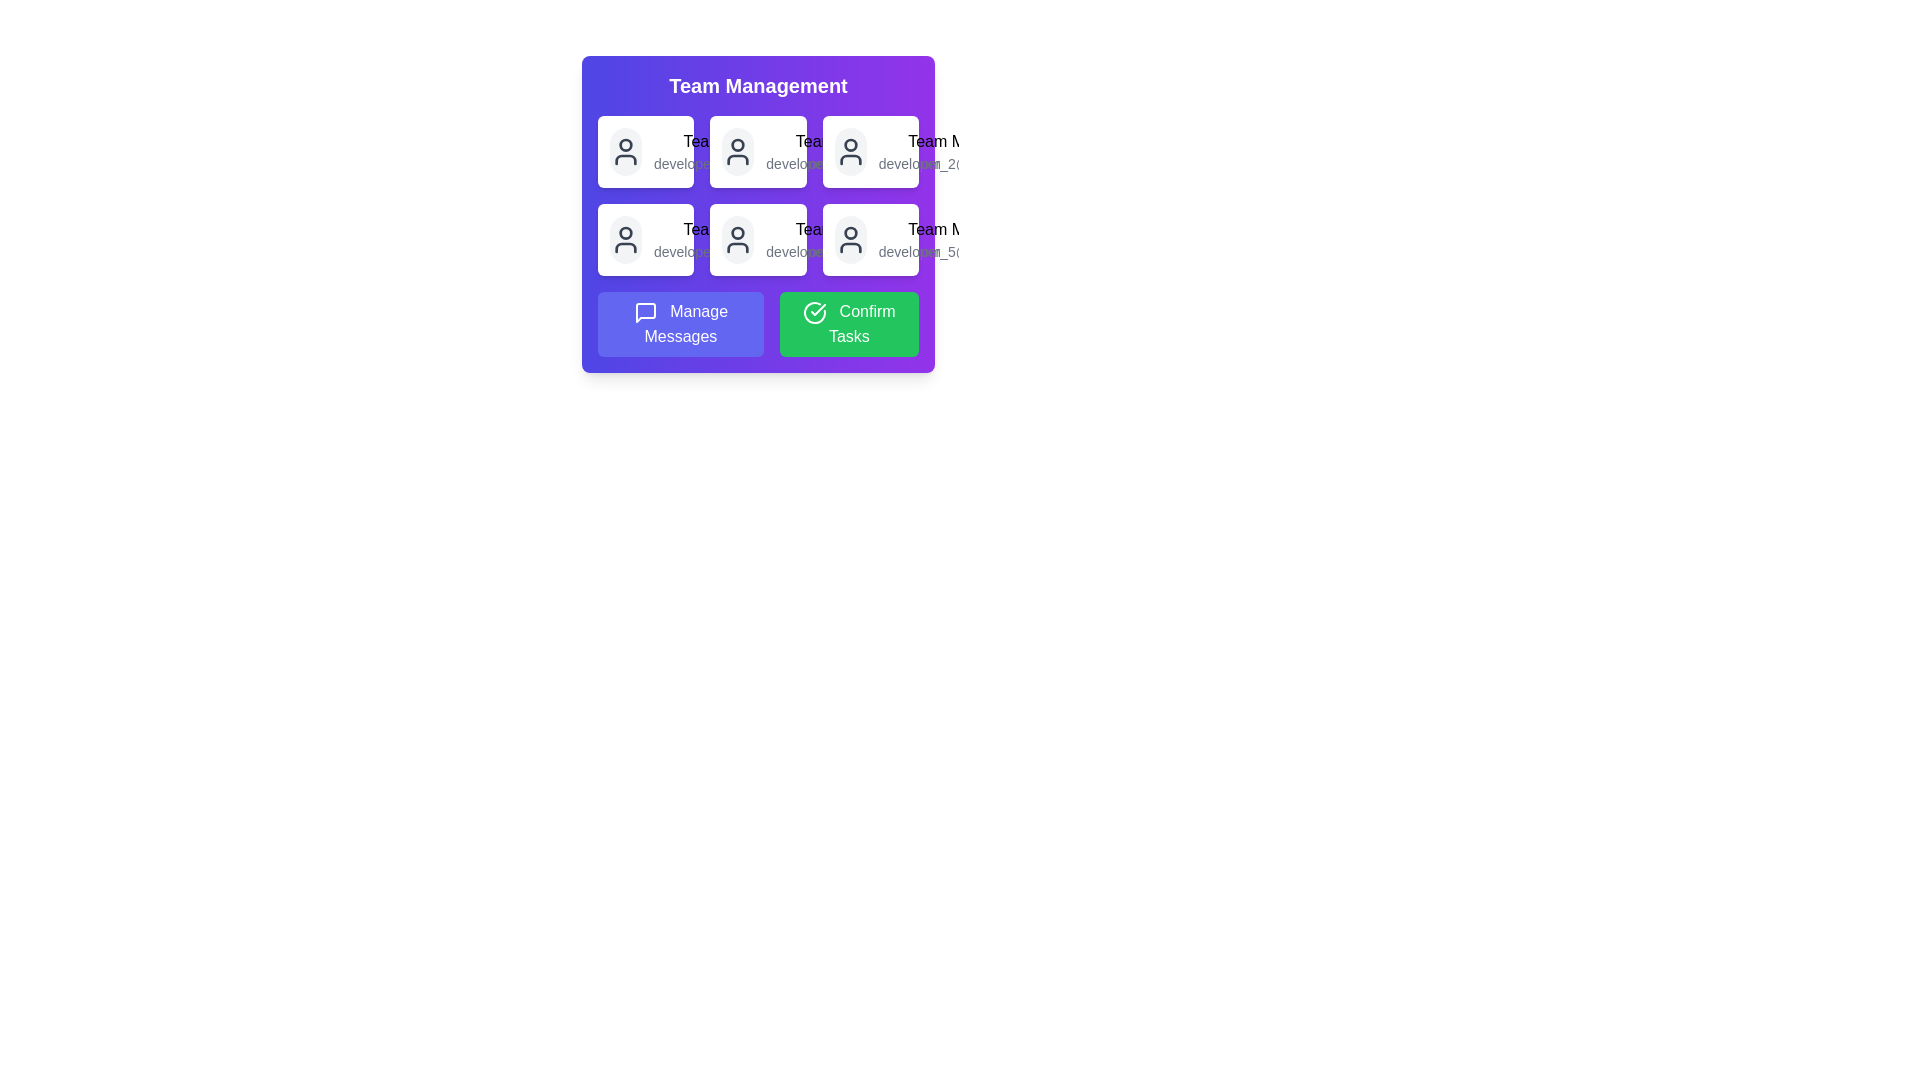 Image resolution: width=1920 pixels, height=1080 pixels. I want to click on email address 'developer_1@example.com' displayed in gray font below 'Team Member 2' in the user card section, so click(853, 163).